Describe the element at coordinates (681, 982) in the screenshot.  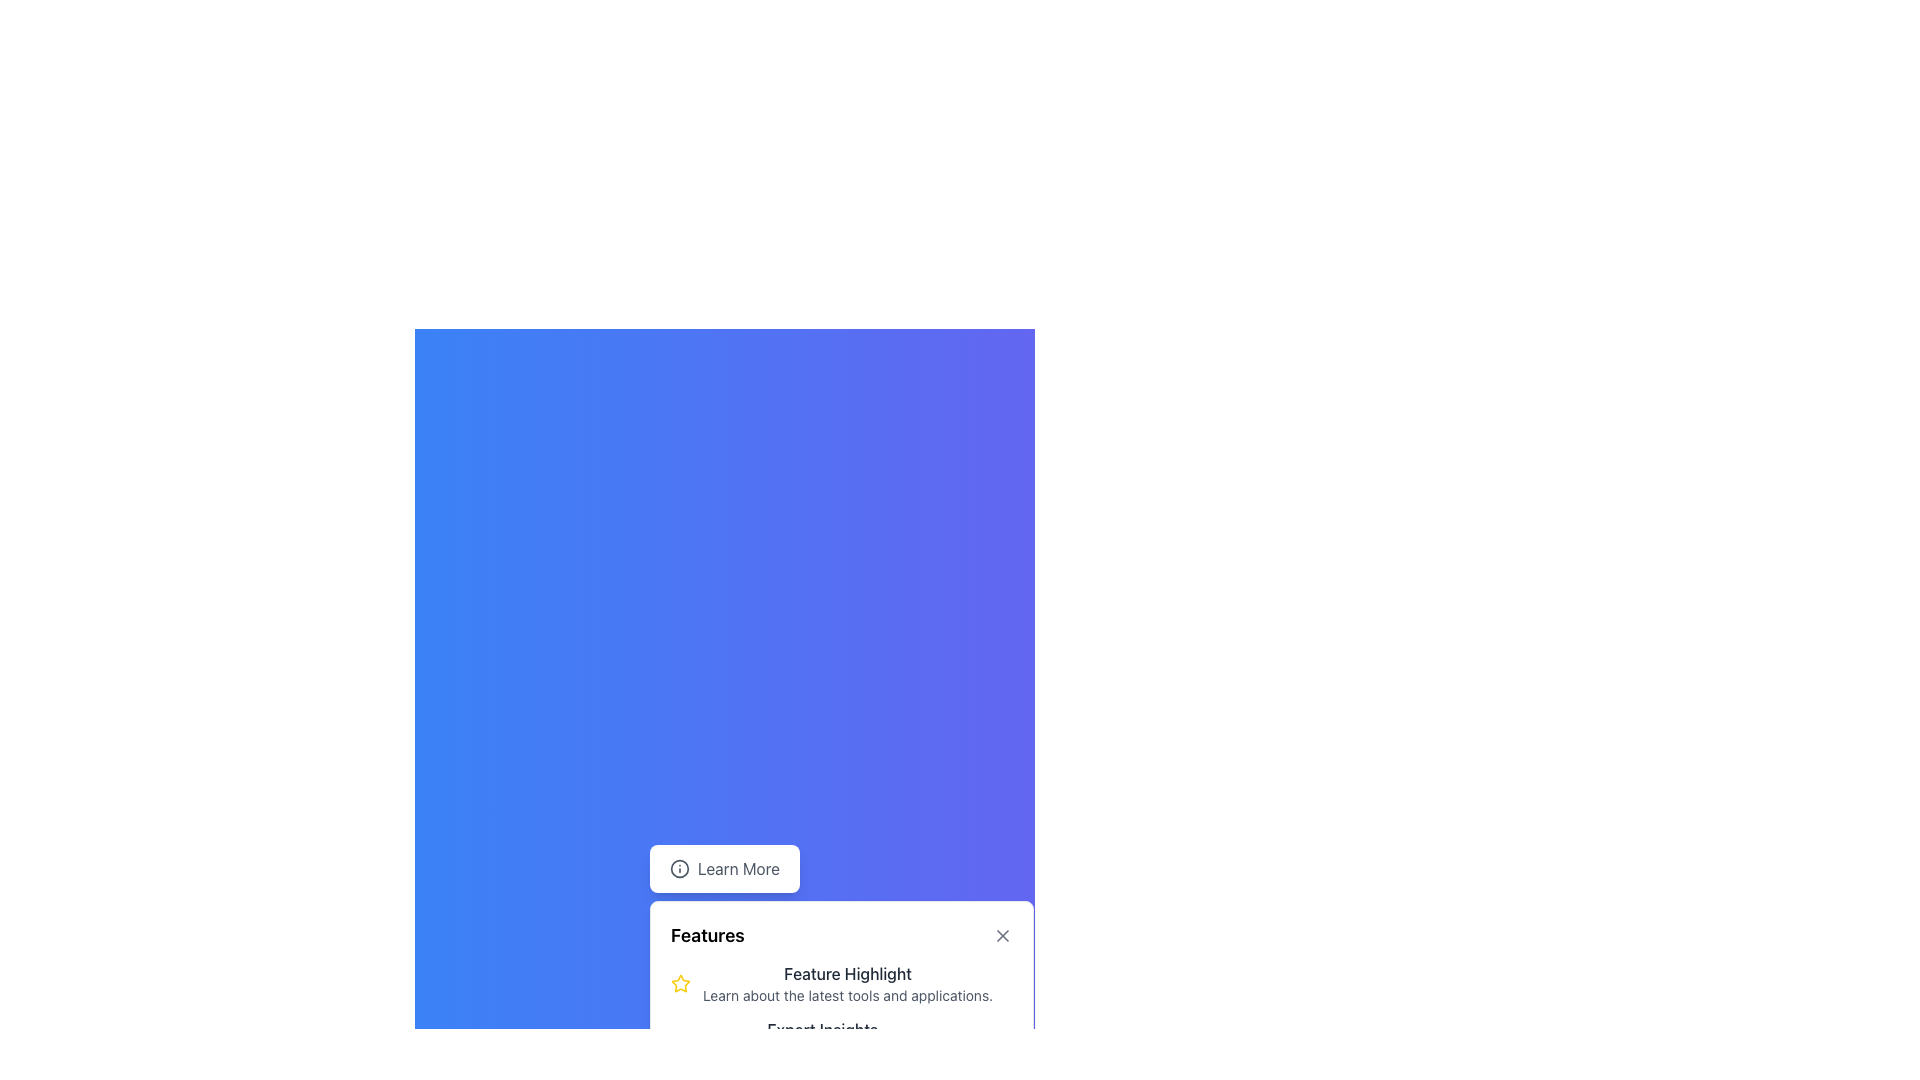
I see `the Icon that serves as a visual indicator for the 'Feature Highlight' section, located in the bottom section of the modal above the text 'Learn about the latest tools and applications'` at that location.